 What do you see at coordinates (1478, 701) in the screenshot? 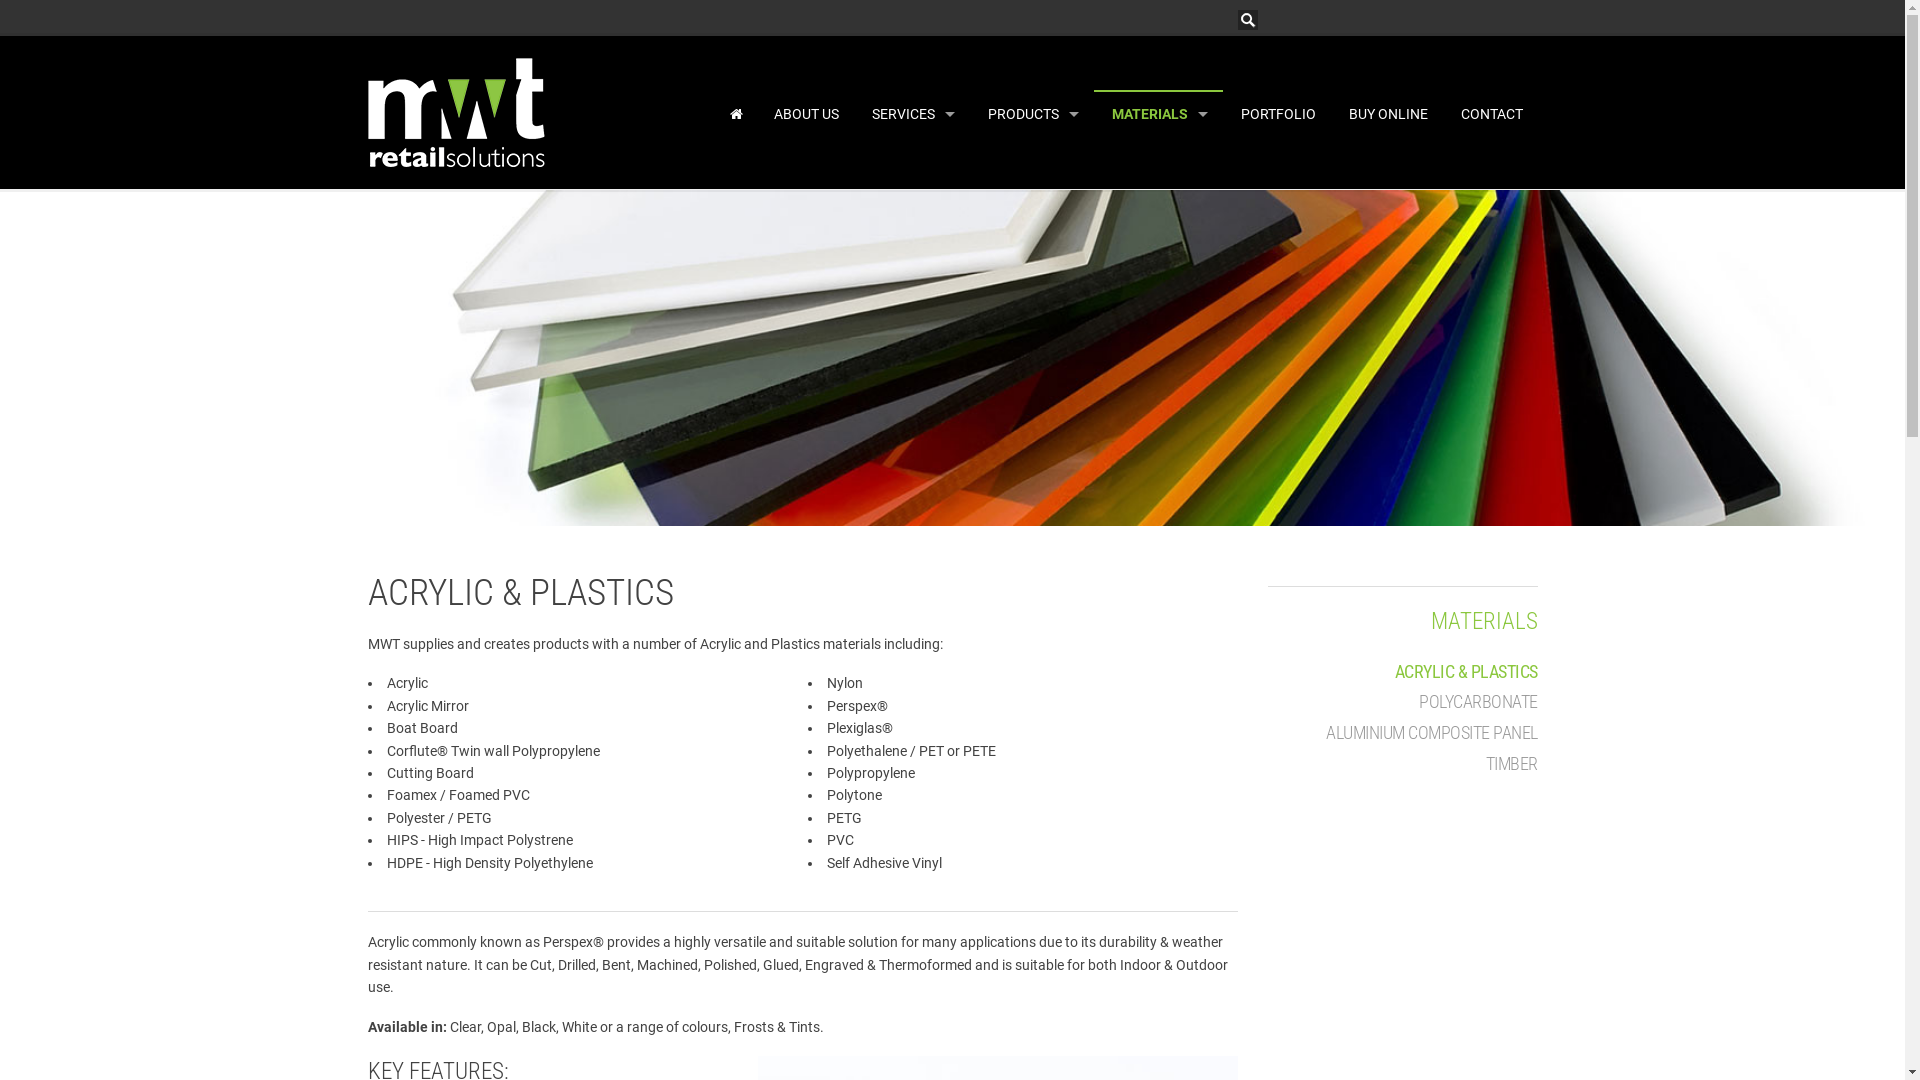
I see `'POLYCARBONATE'` at bounding box center [1478, 701].